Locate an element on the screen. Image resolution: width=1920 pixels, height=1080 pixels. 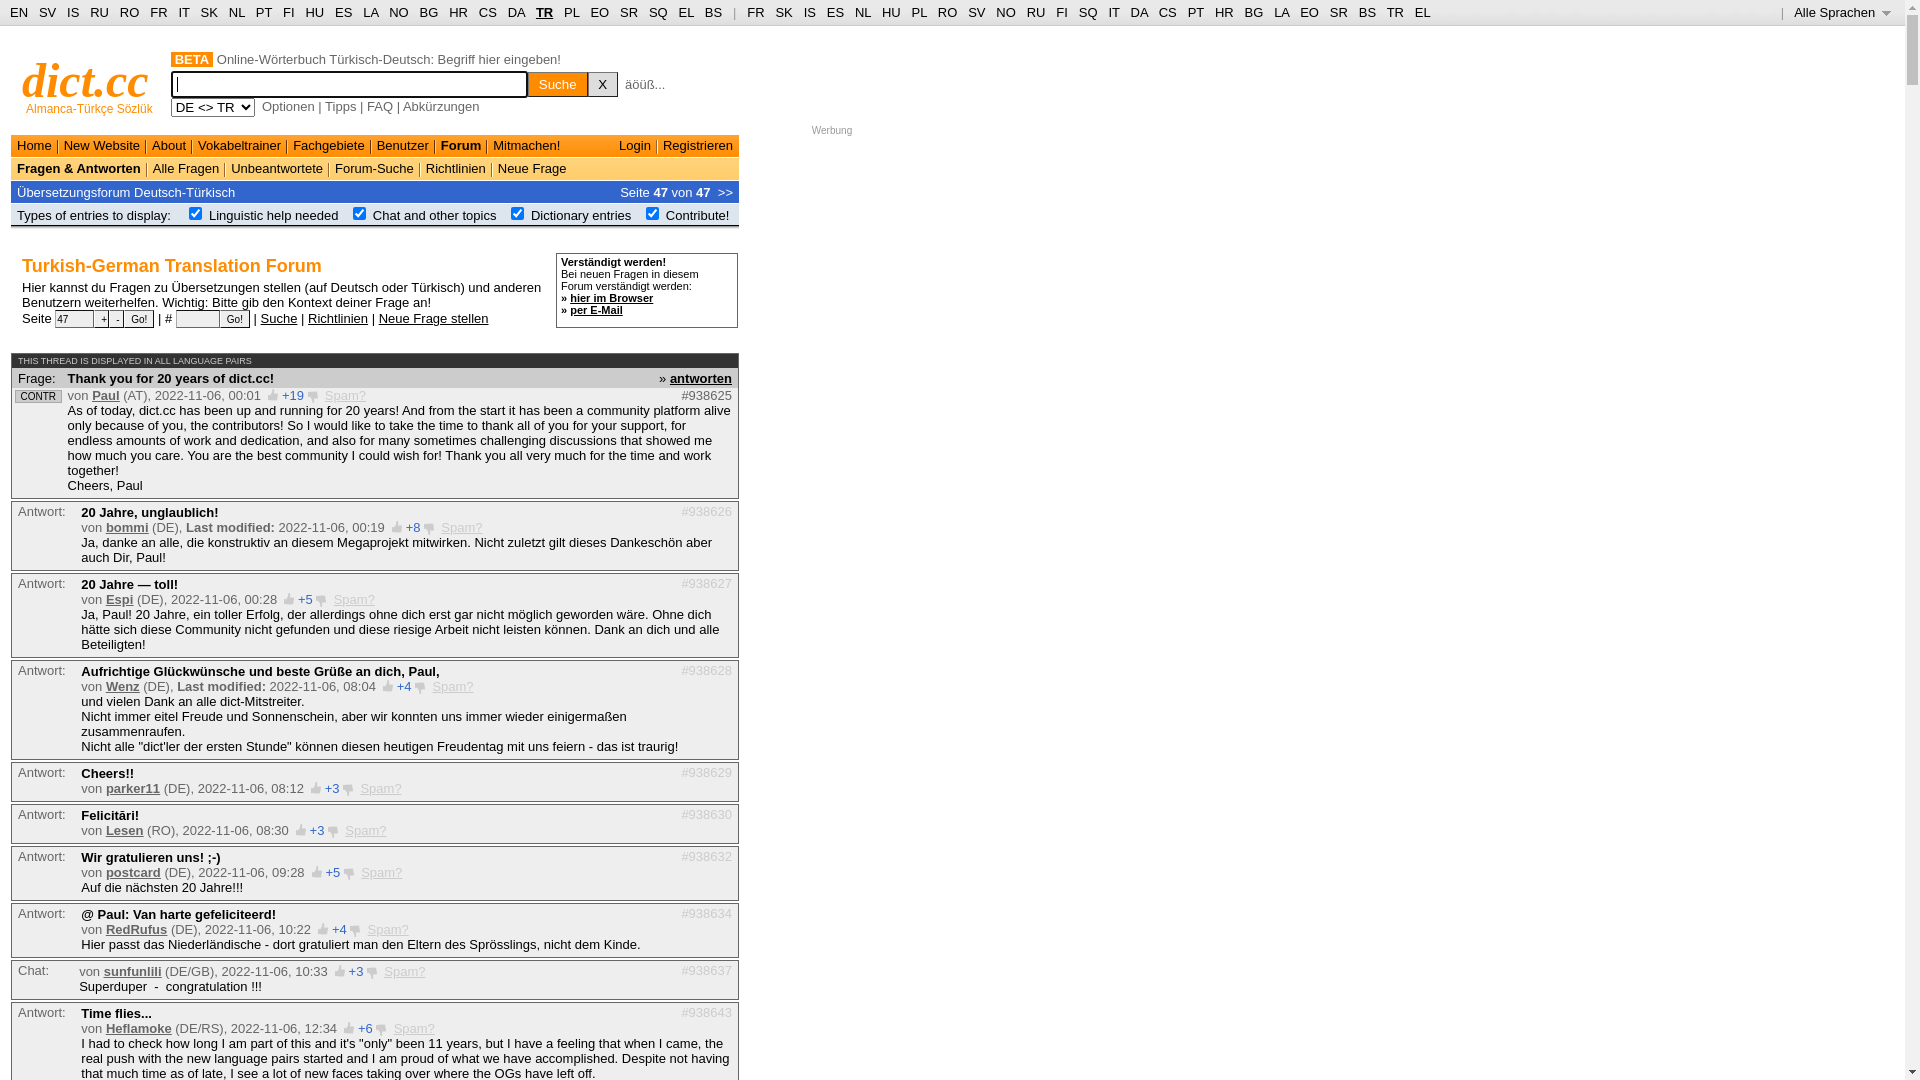
'#938626' is located at coordinates (681, 510).